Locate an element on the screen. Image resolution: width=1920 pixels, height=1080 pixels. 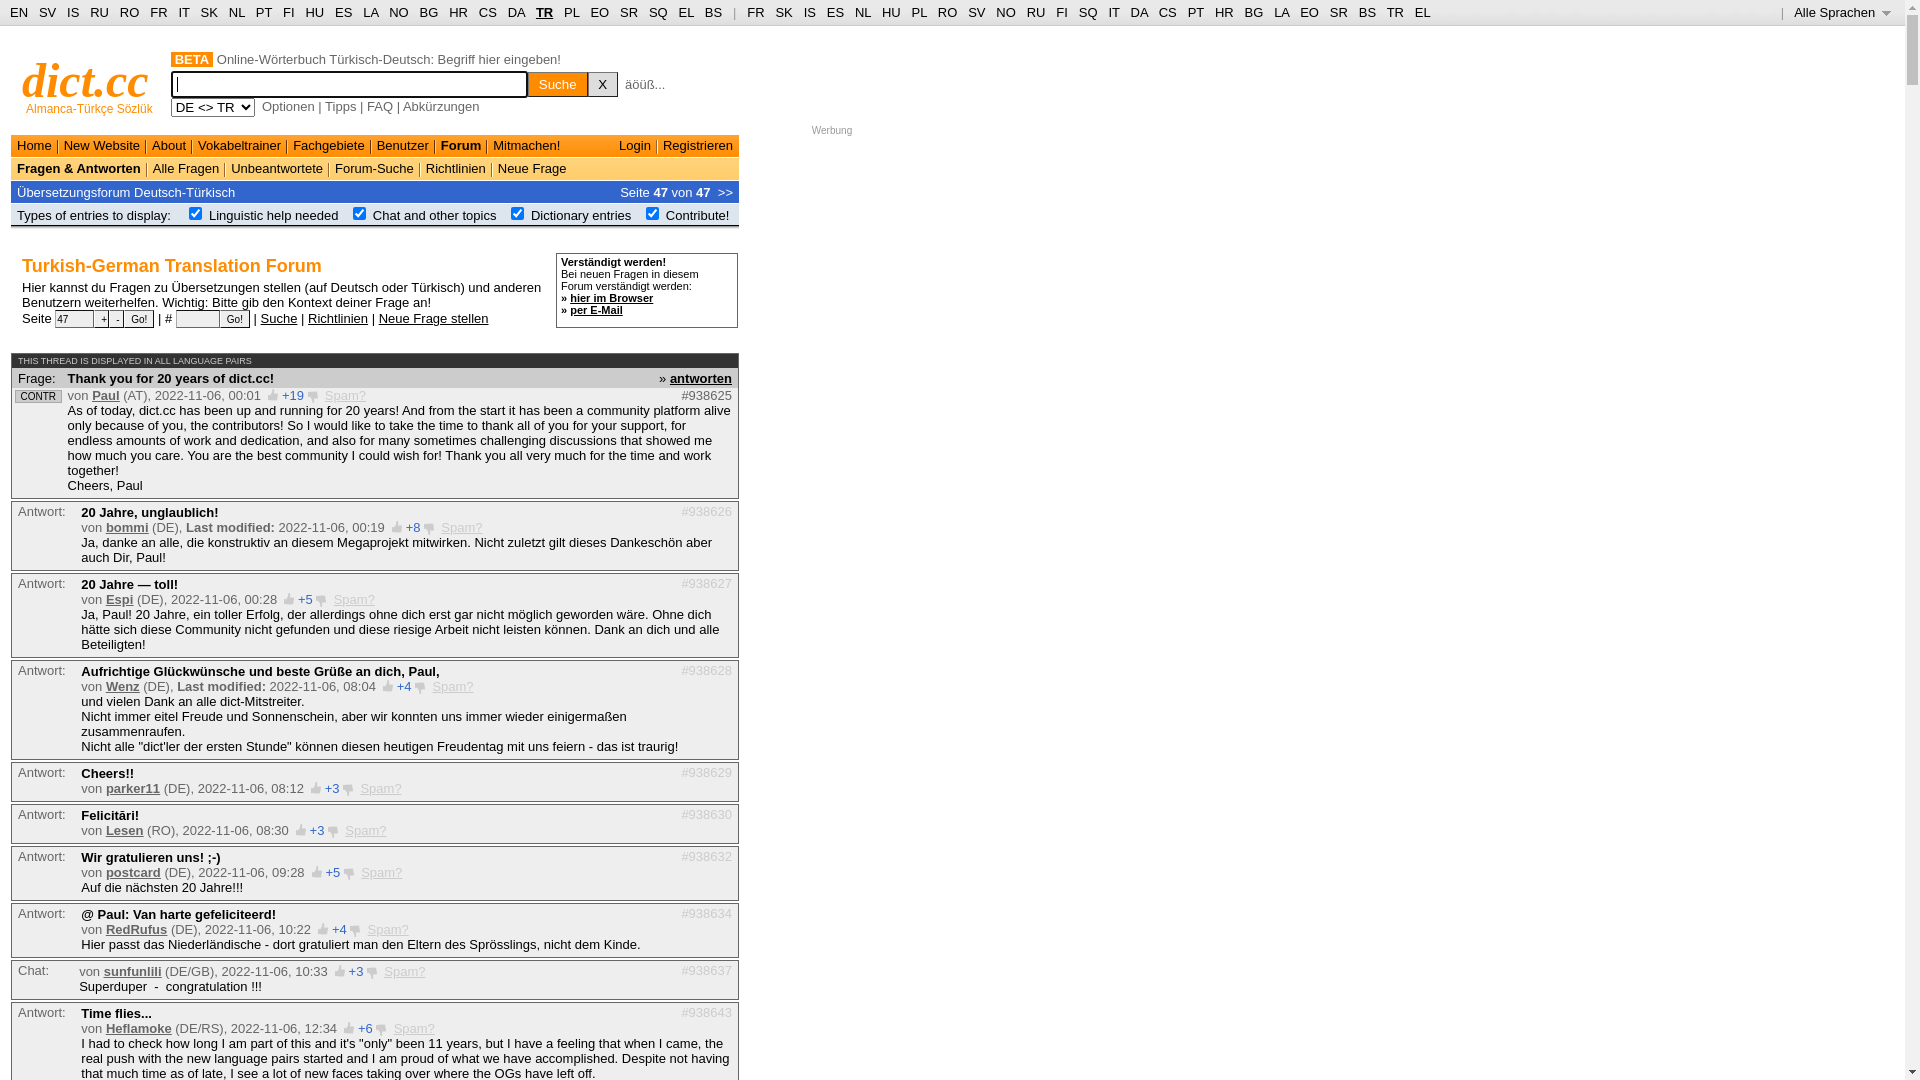
'#938626' is located at coordinates (681, 510).